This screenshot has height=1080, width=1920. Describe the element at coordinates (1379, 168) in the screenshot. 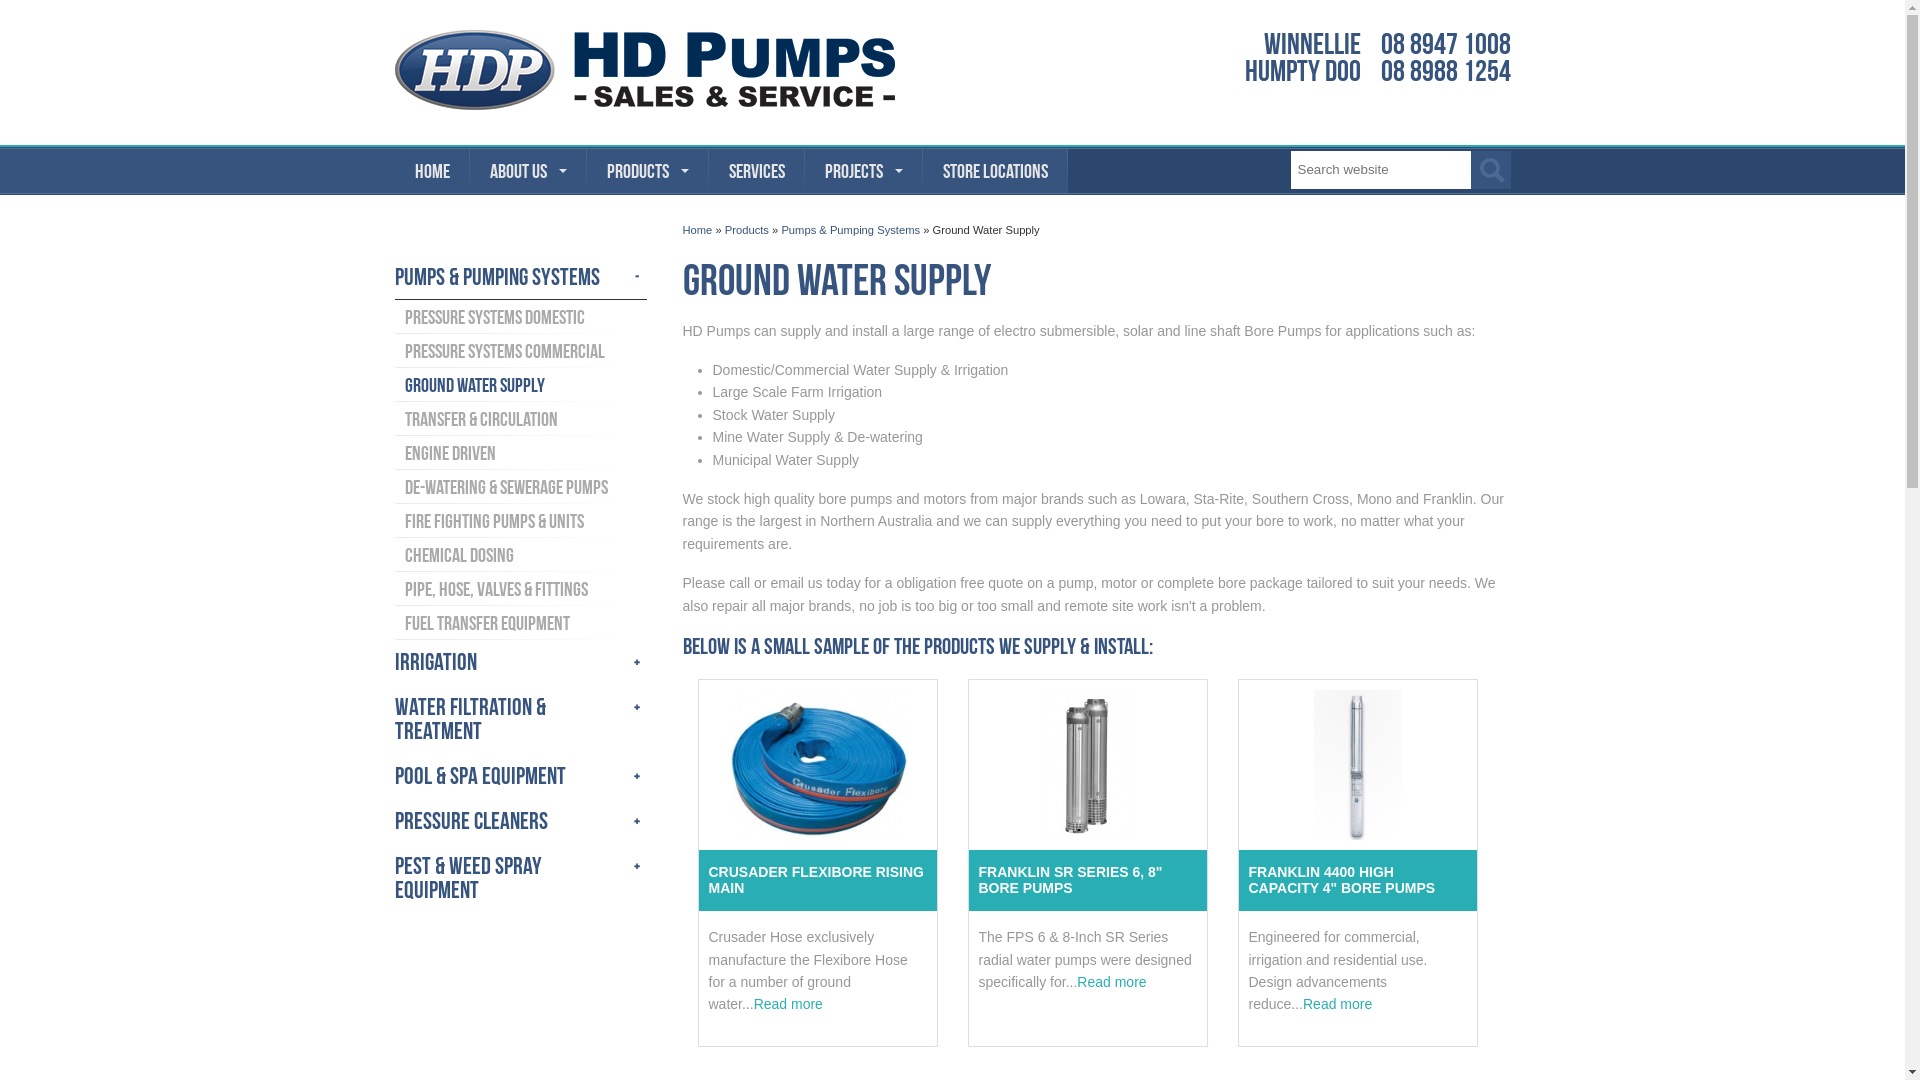

I see `'Enter the terms you wish to search for.'` at that location.